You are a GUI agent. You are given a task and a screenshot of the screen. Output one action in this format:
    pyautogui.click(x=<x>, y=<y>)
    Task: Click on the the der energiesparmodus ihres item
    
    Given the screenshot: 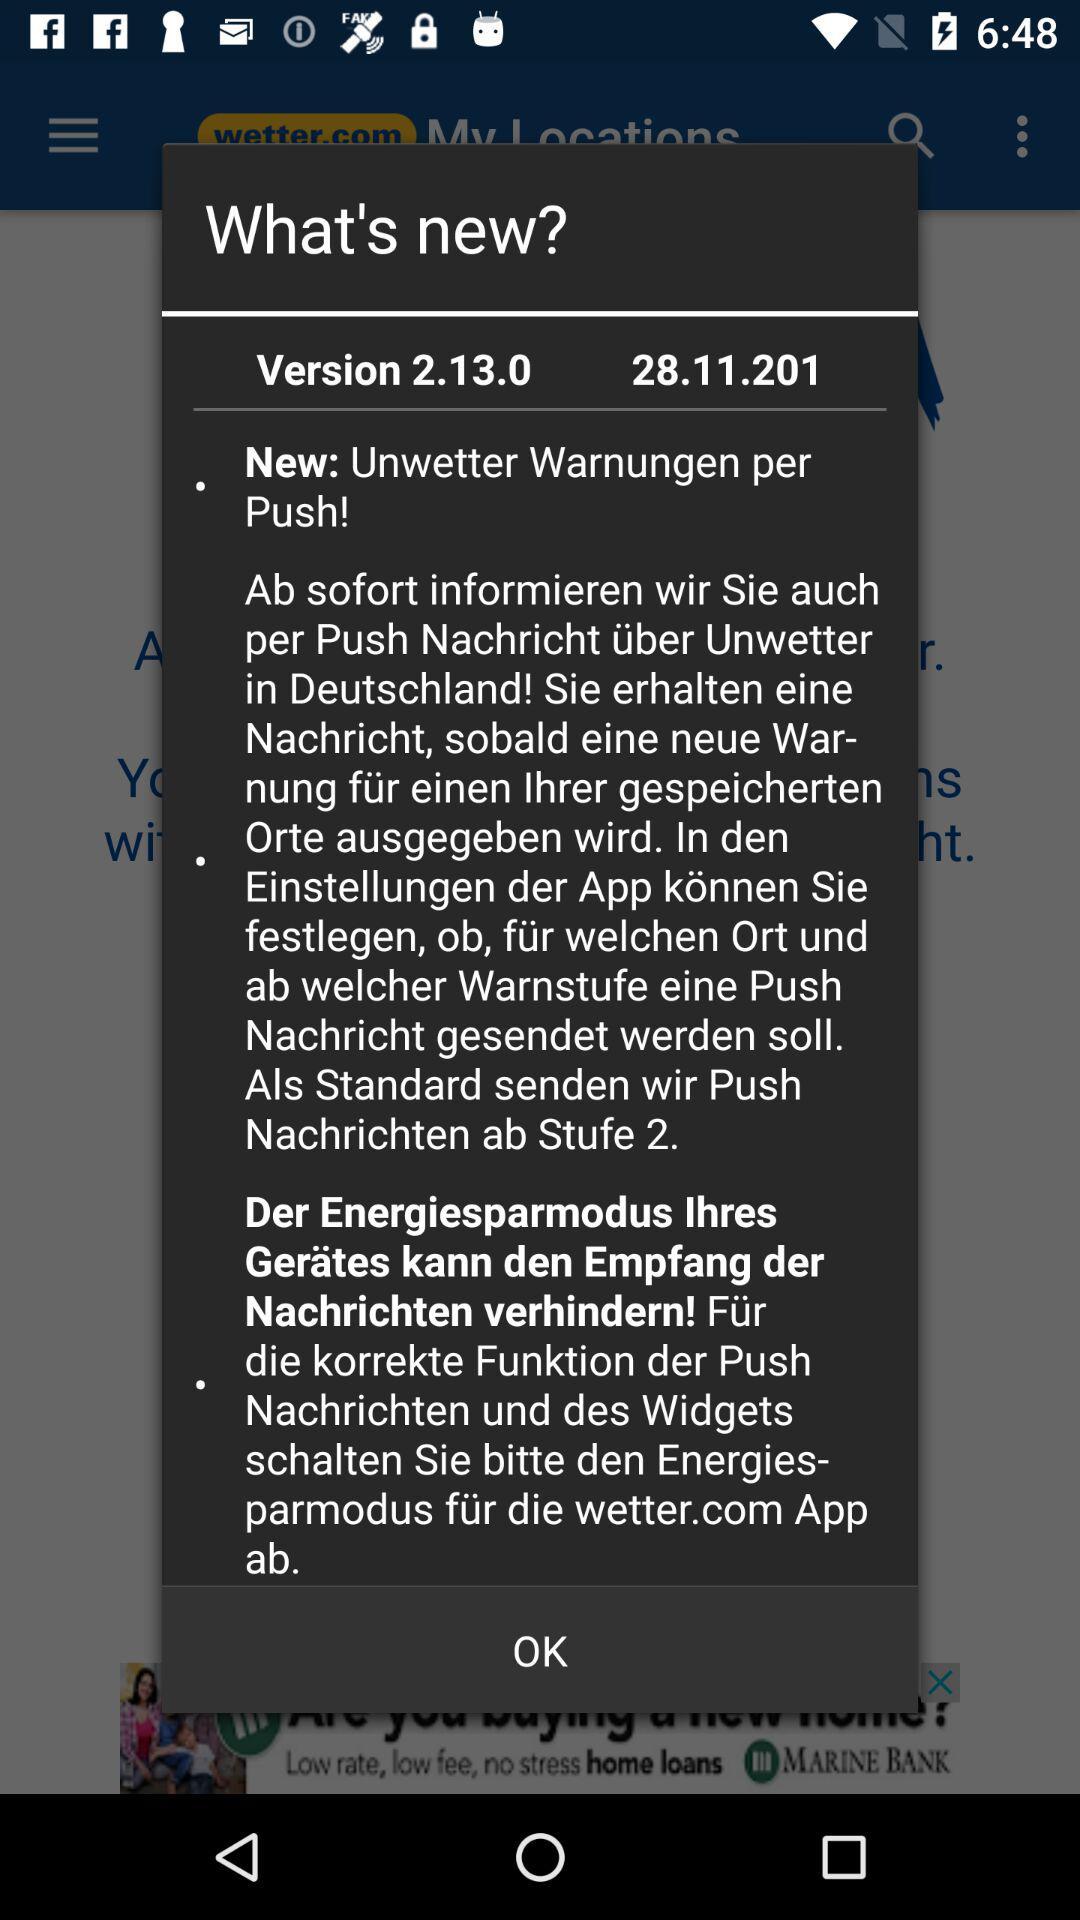 What is the action you would take?
    pyautogui.click(x=574, y=1382)
    